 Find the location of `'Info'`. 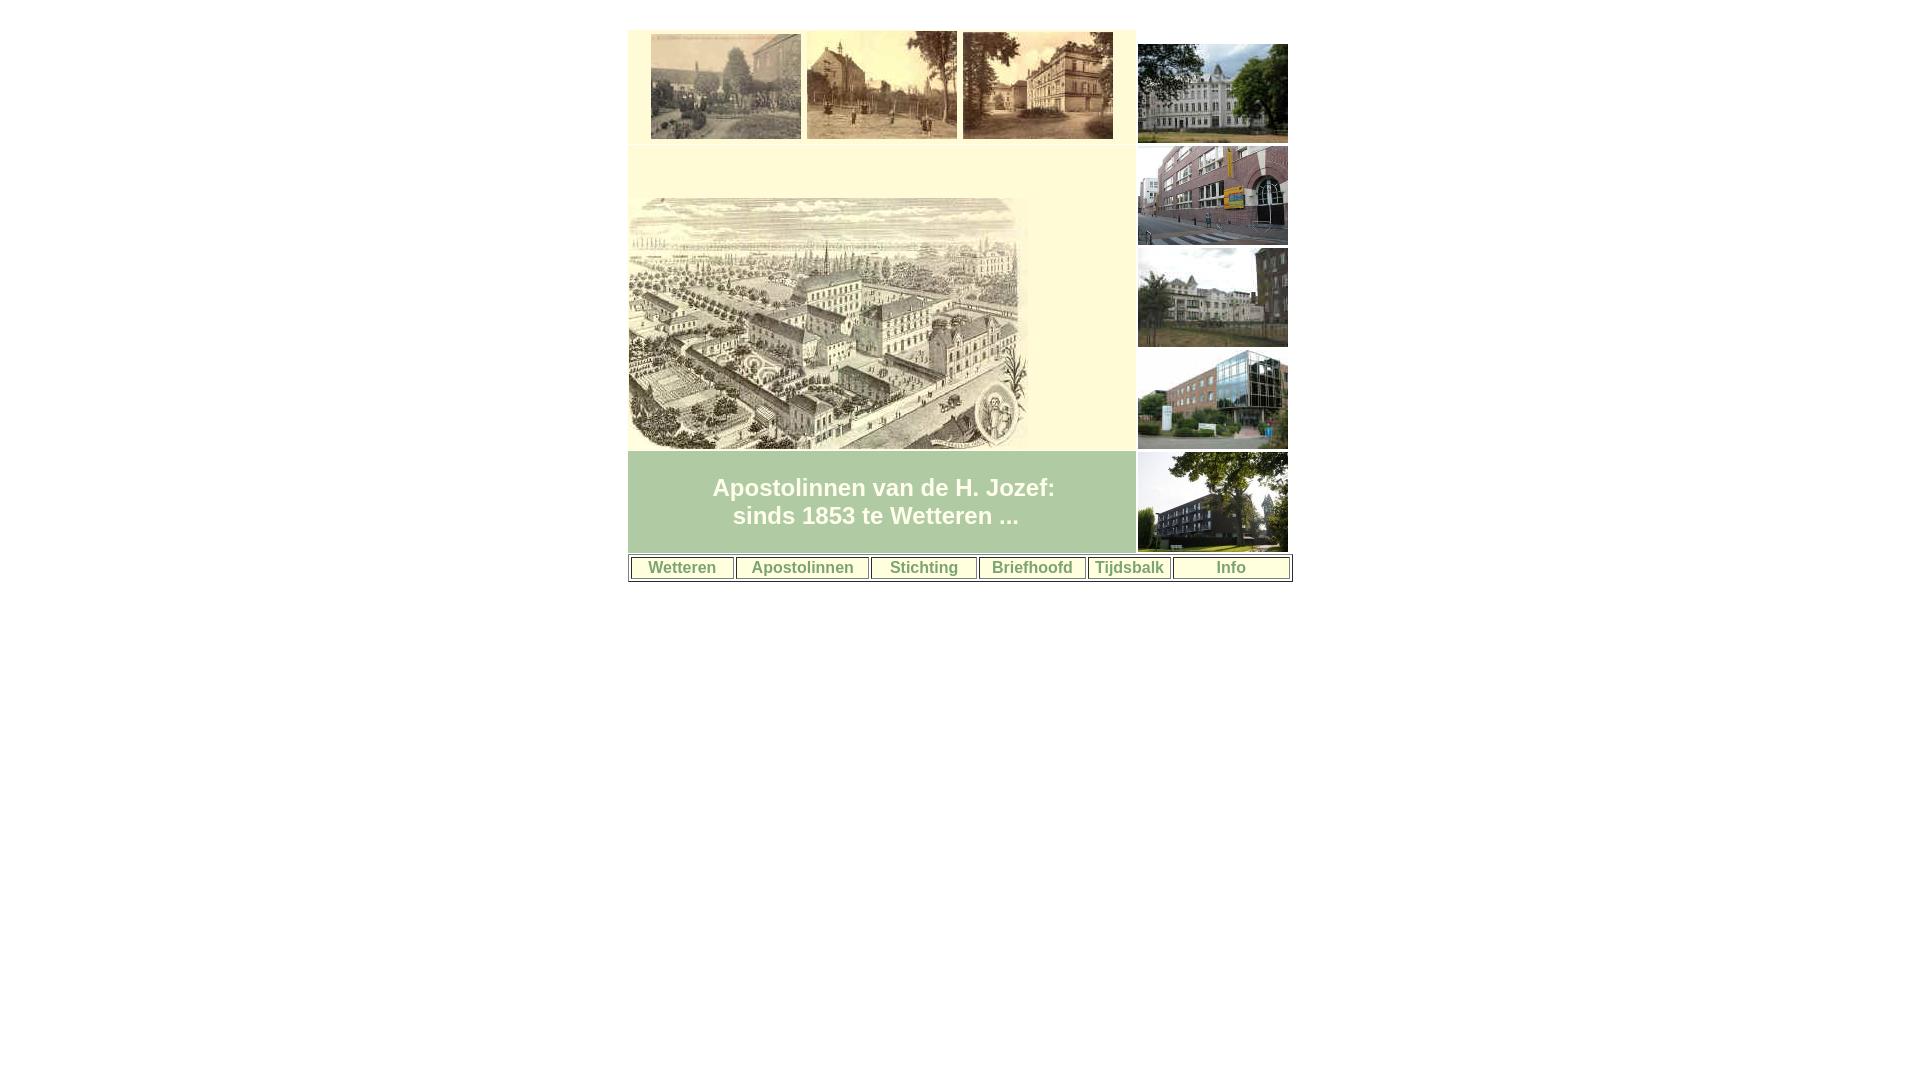

'Info' is located at coordinates (1230, 567).